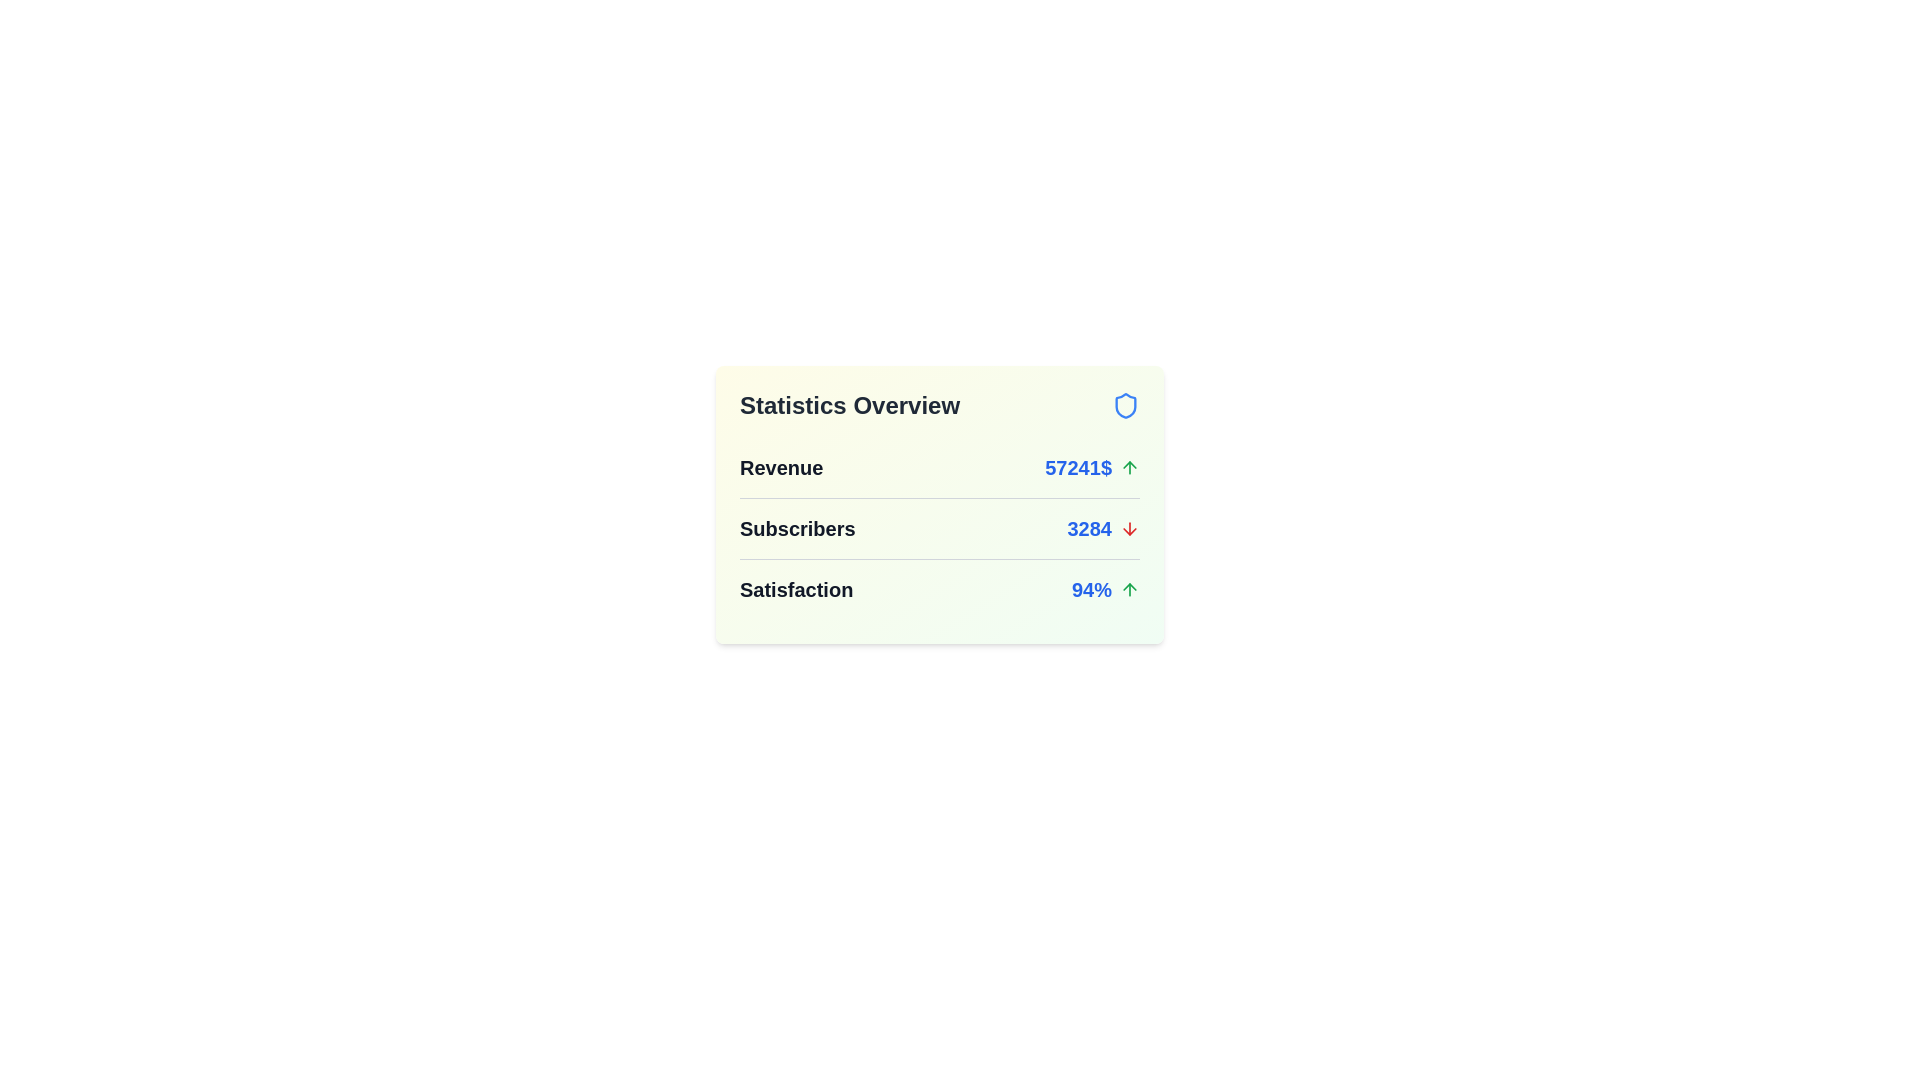 The width and height of the screenshot is (1920, 1080). What do you see at coordinates (1104, 589) in the screenshot?
I see `the statistic Satisfaction to view its details` at bounding box center [1104, 589].